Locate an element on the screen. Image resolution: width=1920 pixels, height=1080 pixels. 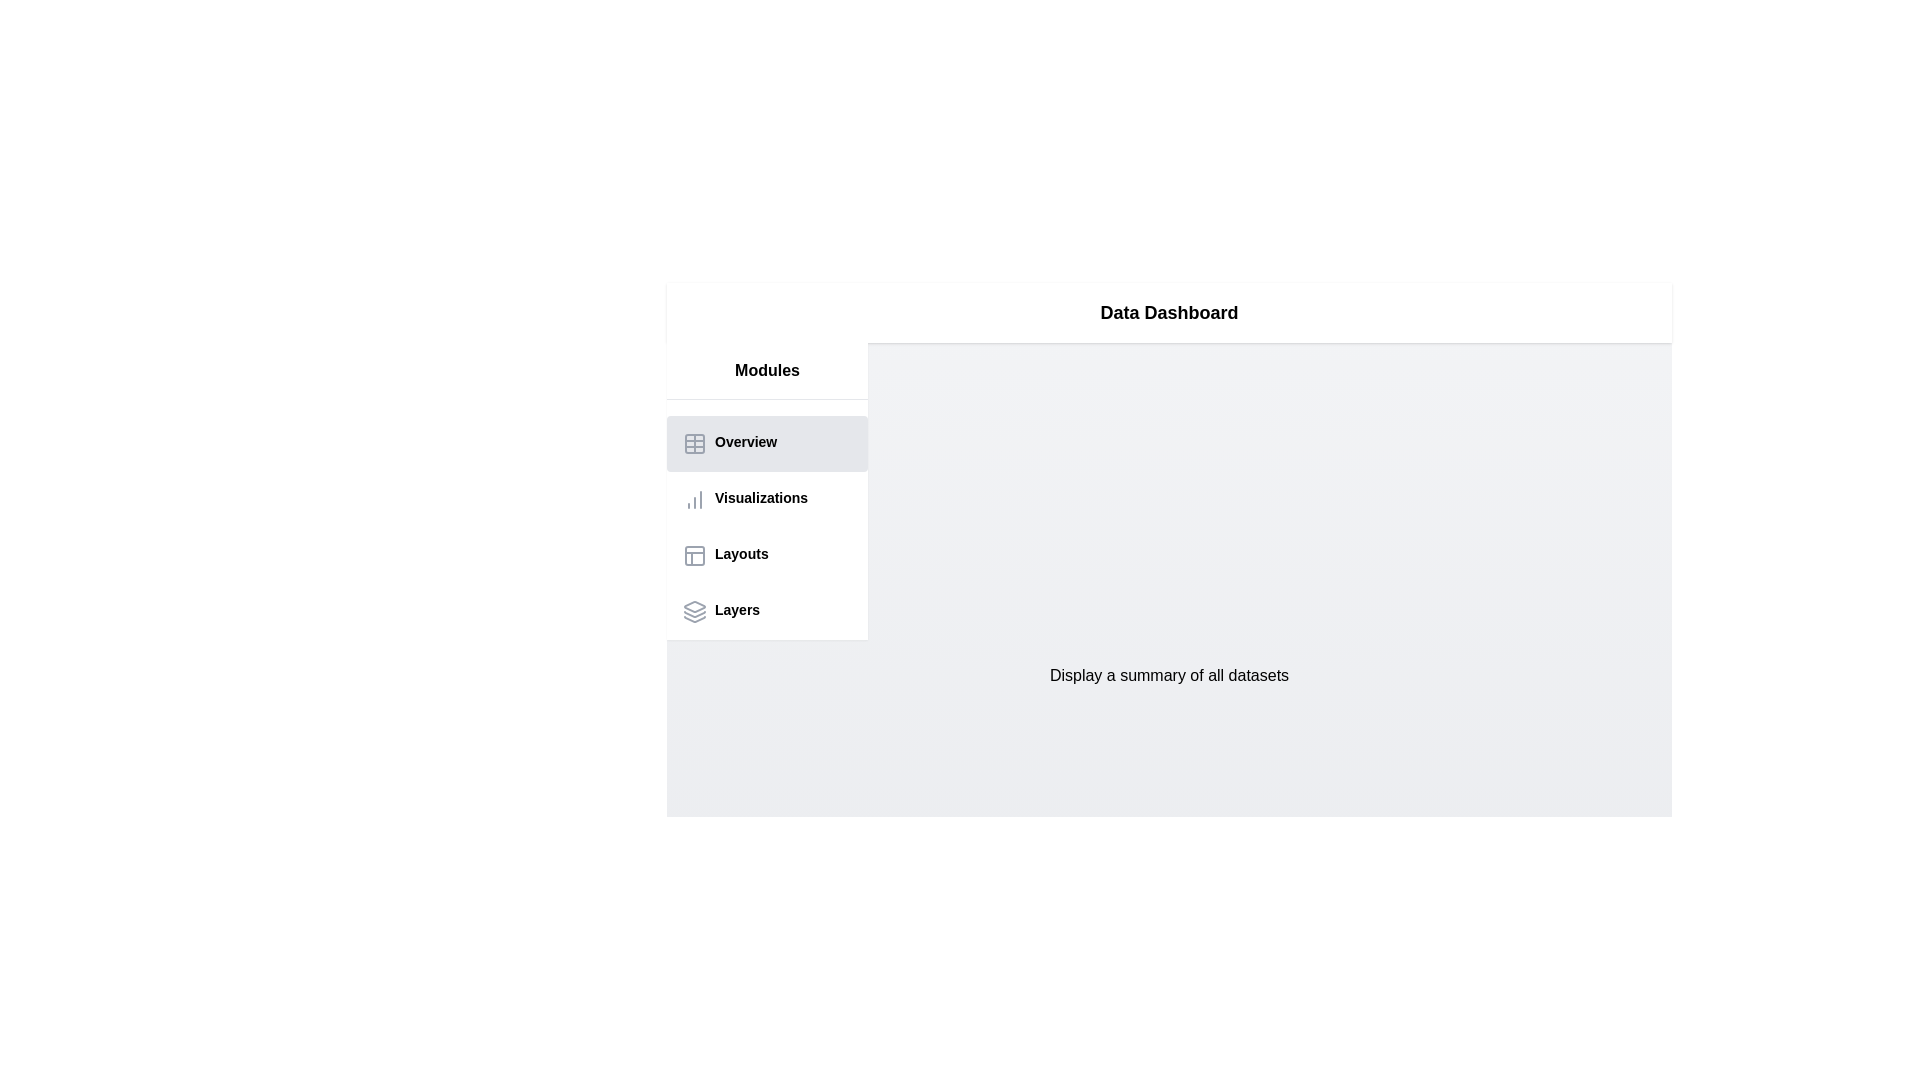
the Layers tab in the sidebar is located at coordinates (766, 611).